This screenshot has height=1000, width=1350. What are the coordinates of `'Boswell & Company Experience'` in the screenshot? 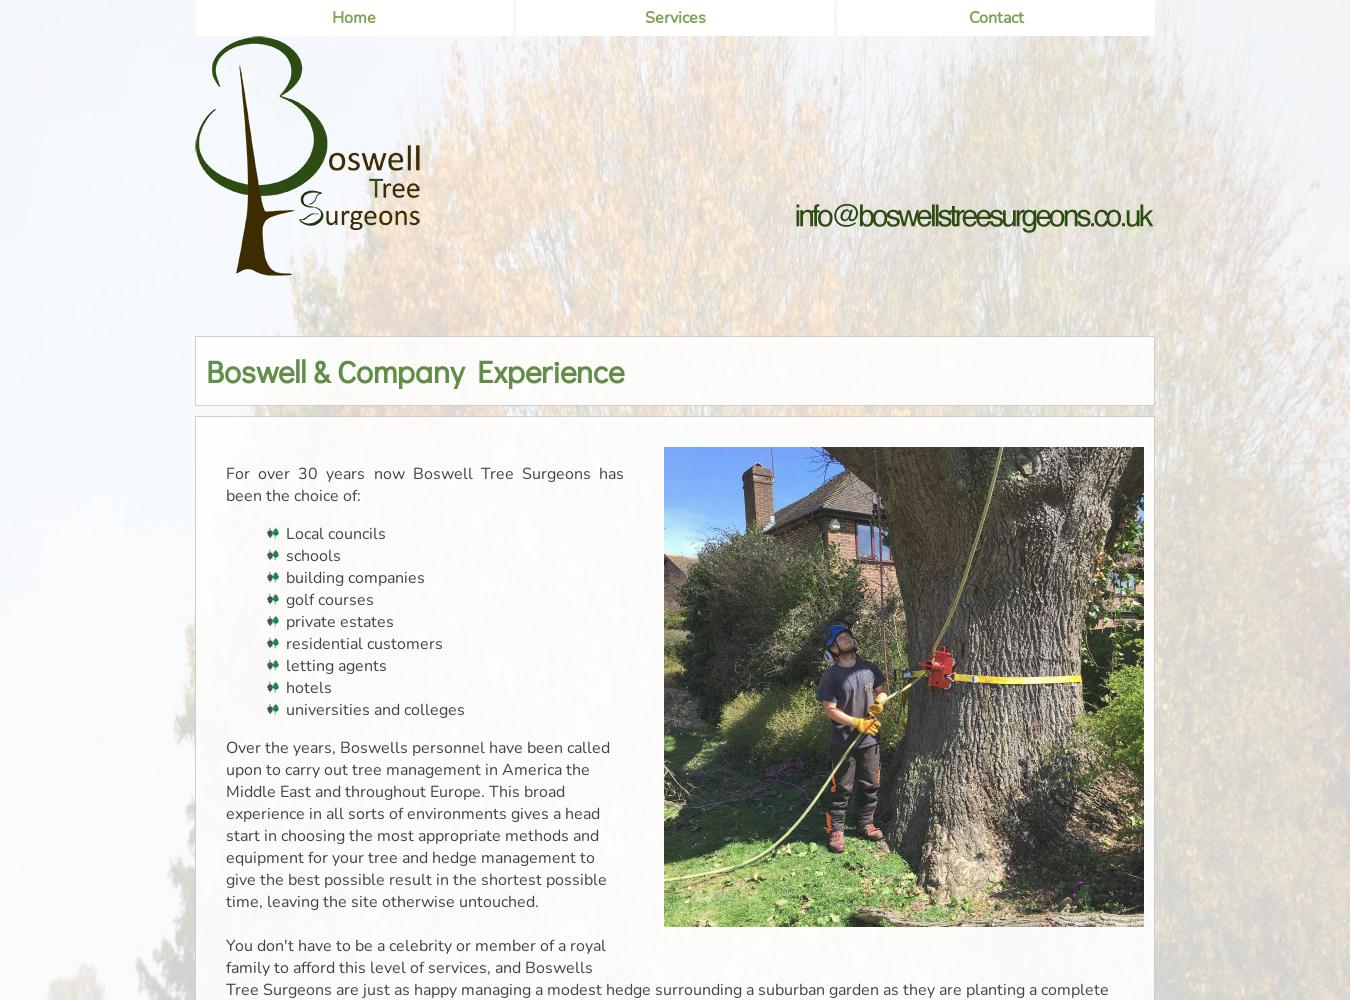 It's located at (206, 369).